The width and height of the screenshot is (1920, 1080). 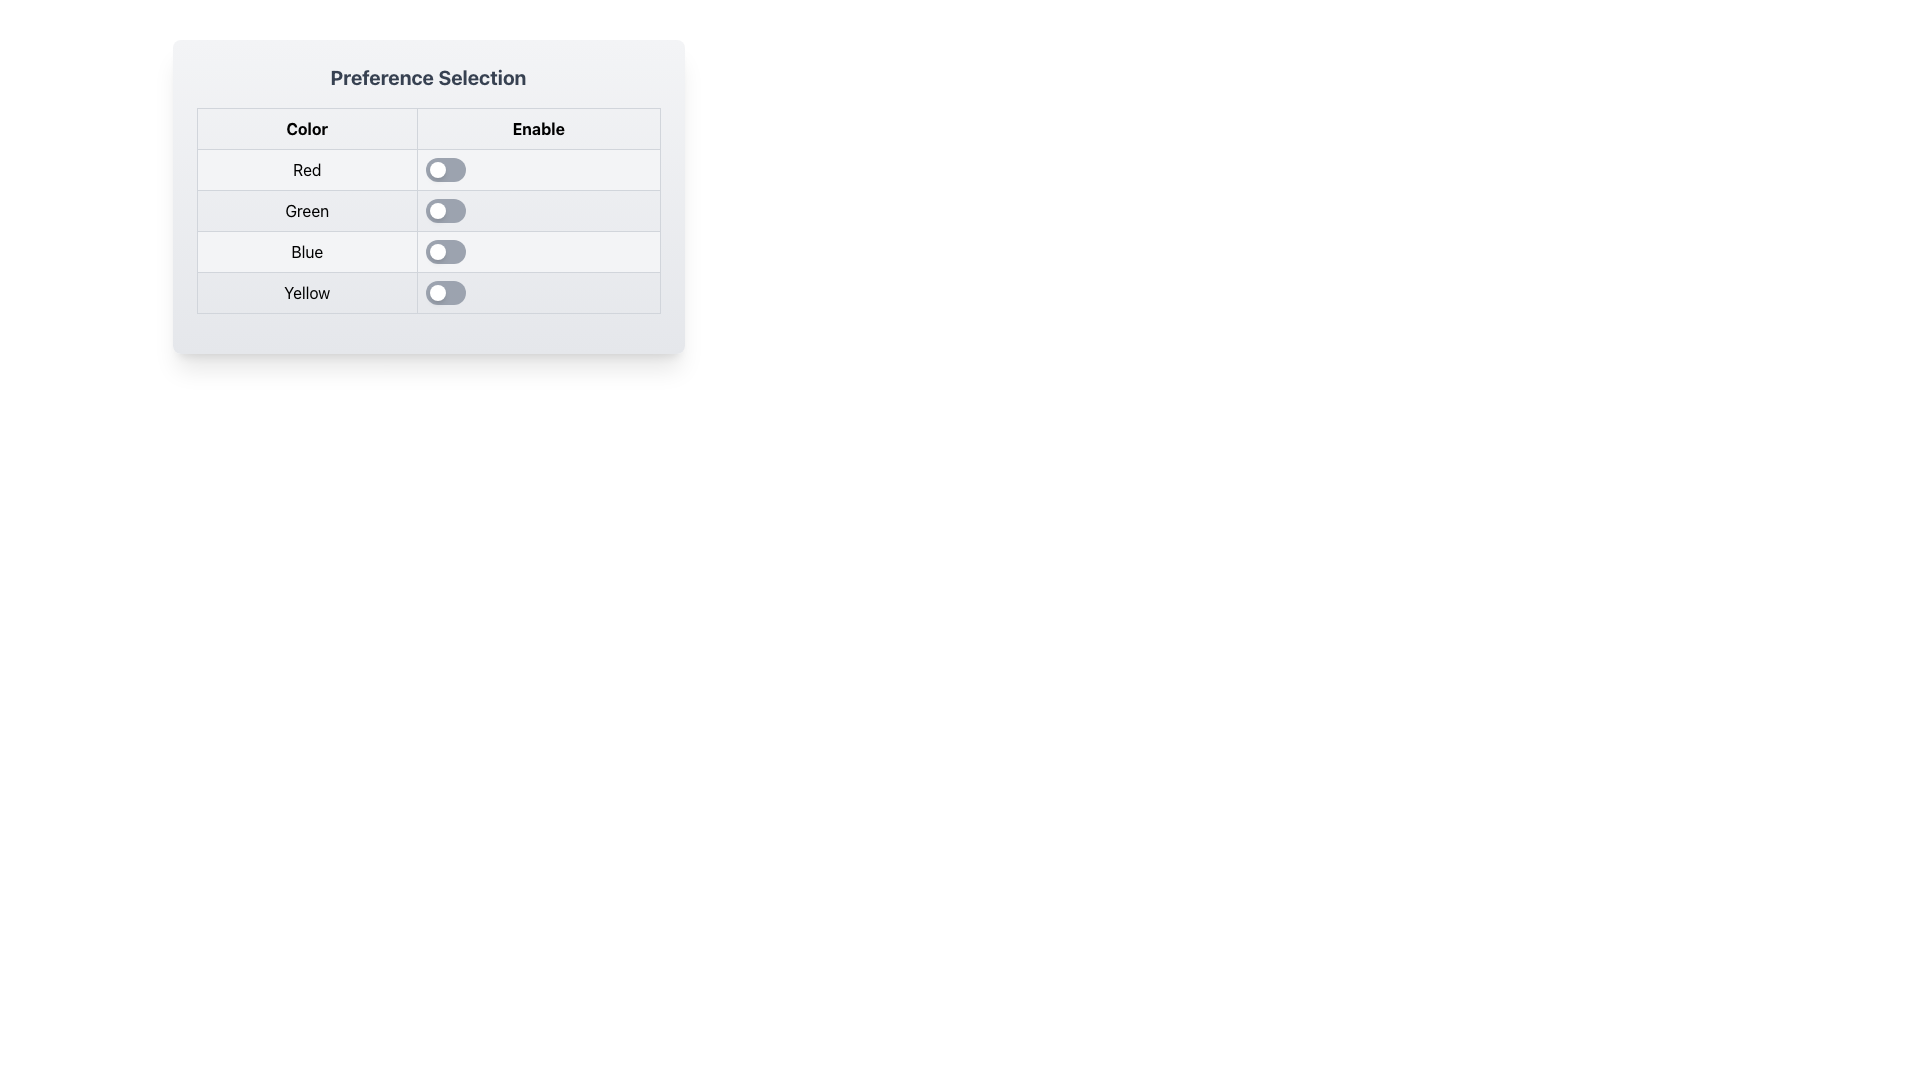 What do you see at coordinates (427, 211) in the screenshot?
I see `the white knob of the toggle switch for 'Green' preference` at bounding box center [427, 211].